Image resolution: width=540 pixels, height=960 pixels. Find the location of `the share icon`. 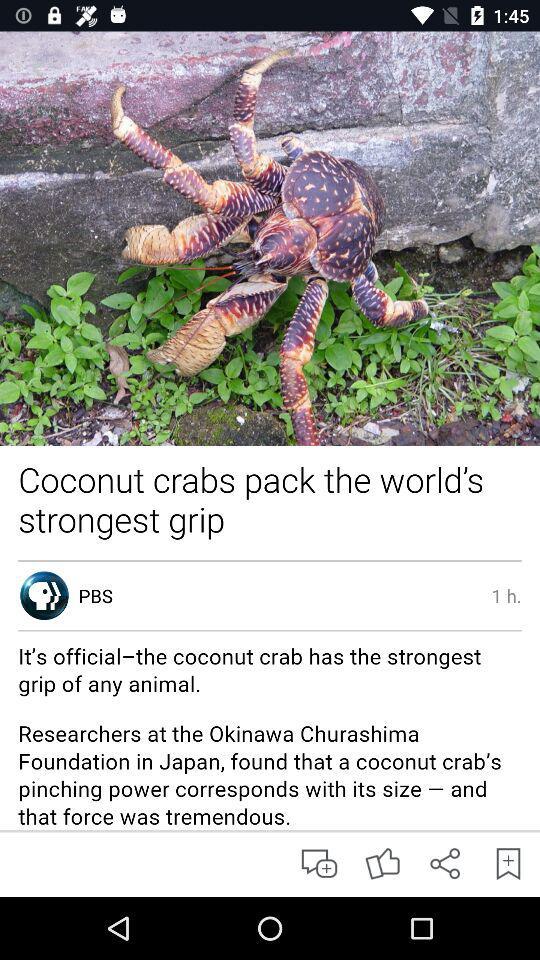

the share icon is located at coordinates (445, 861).